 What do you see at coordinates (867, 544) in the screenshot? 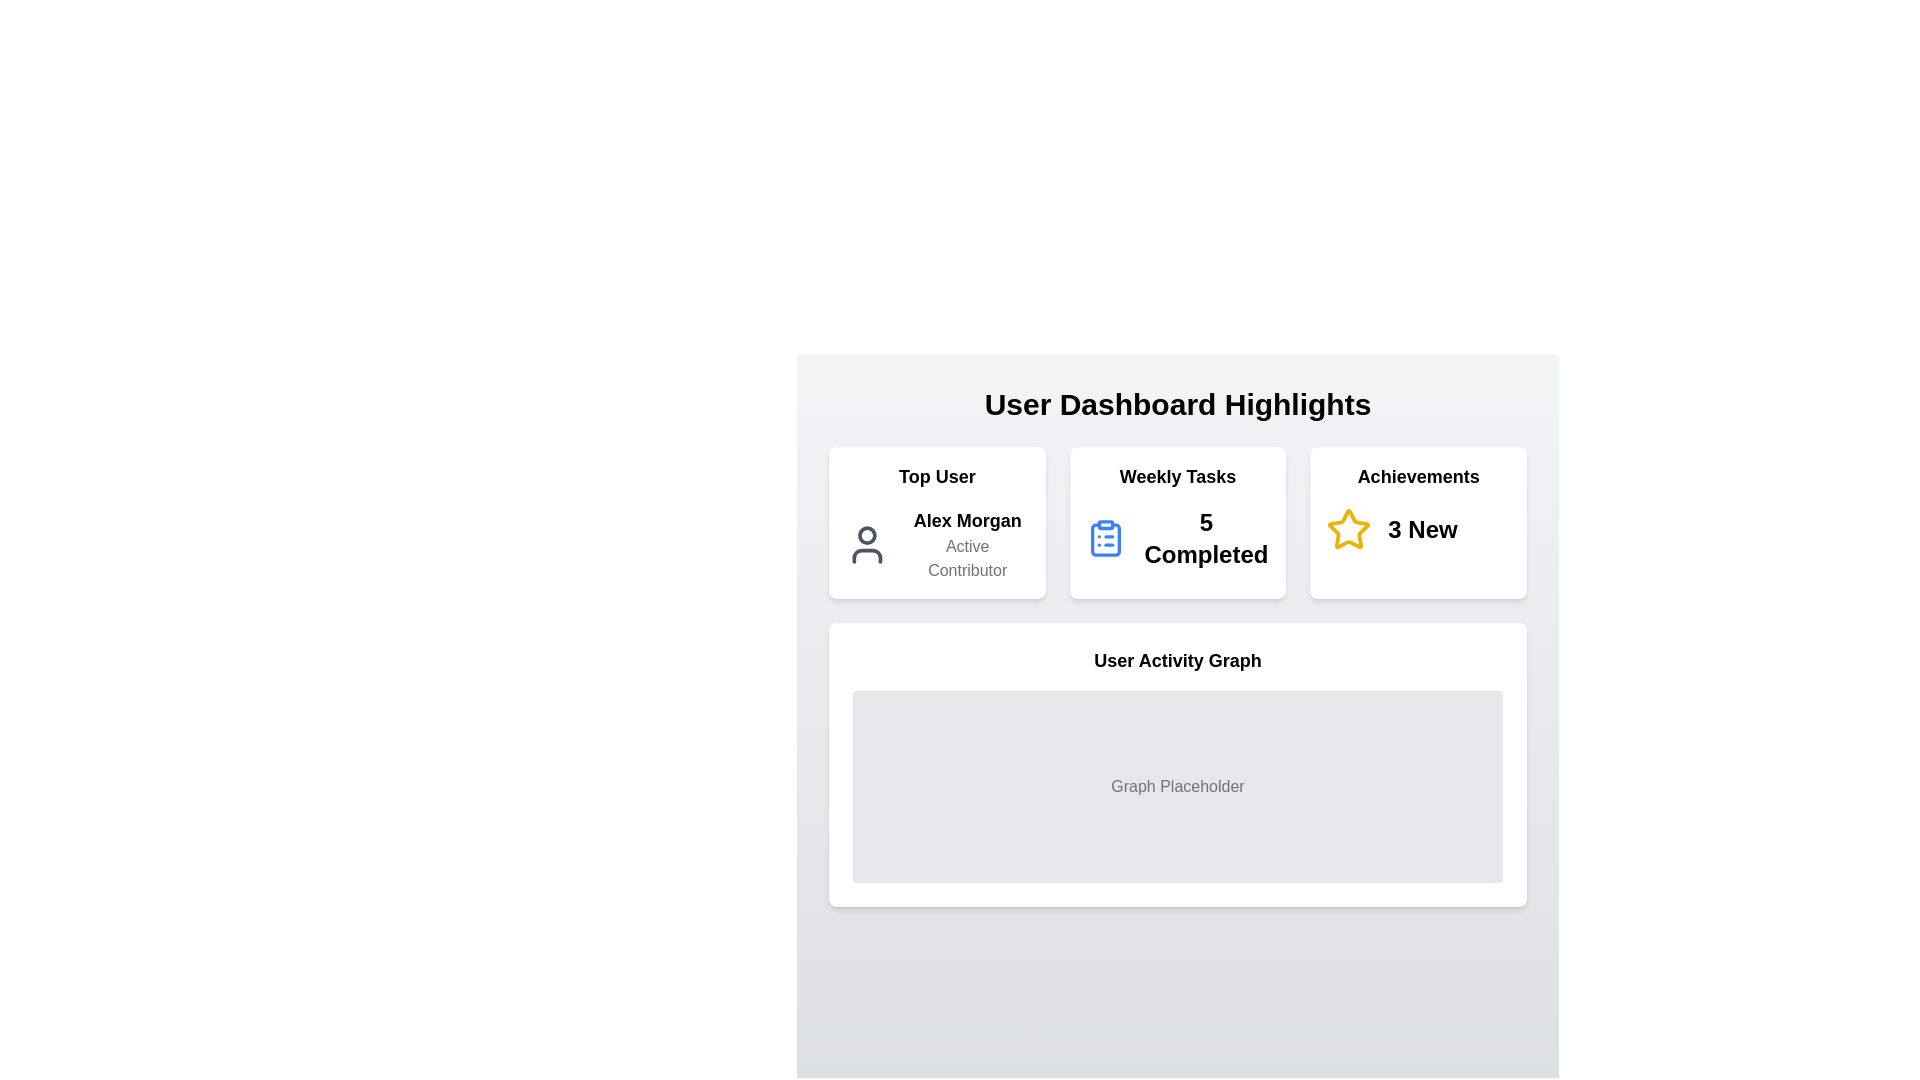
I see `the user profile icon, which is a minimalistic gray SVG representation of a head and shoulders, located to the left of the 'Top User' box containing the text 'Alex Morgan' and 'Active Contributor'` at bounding box center [867, 544].